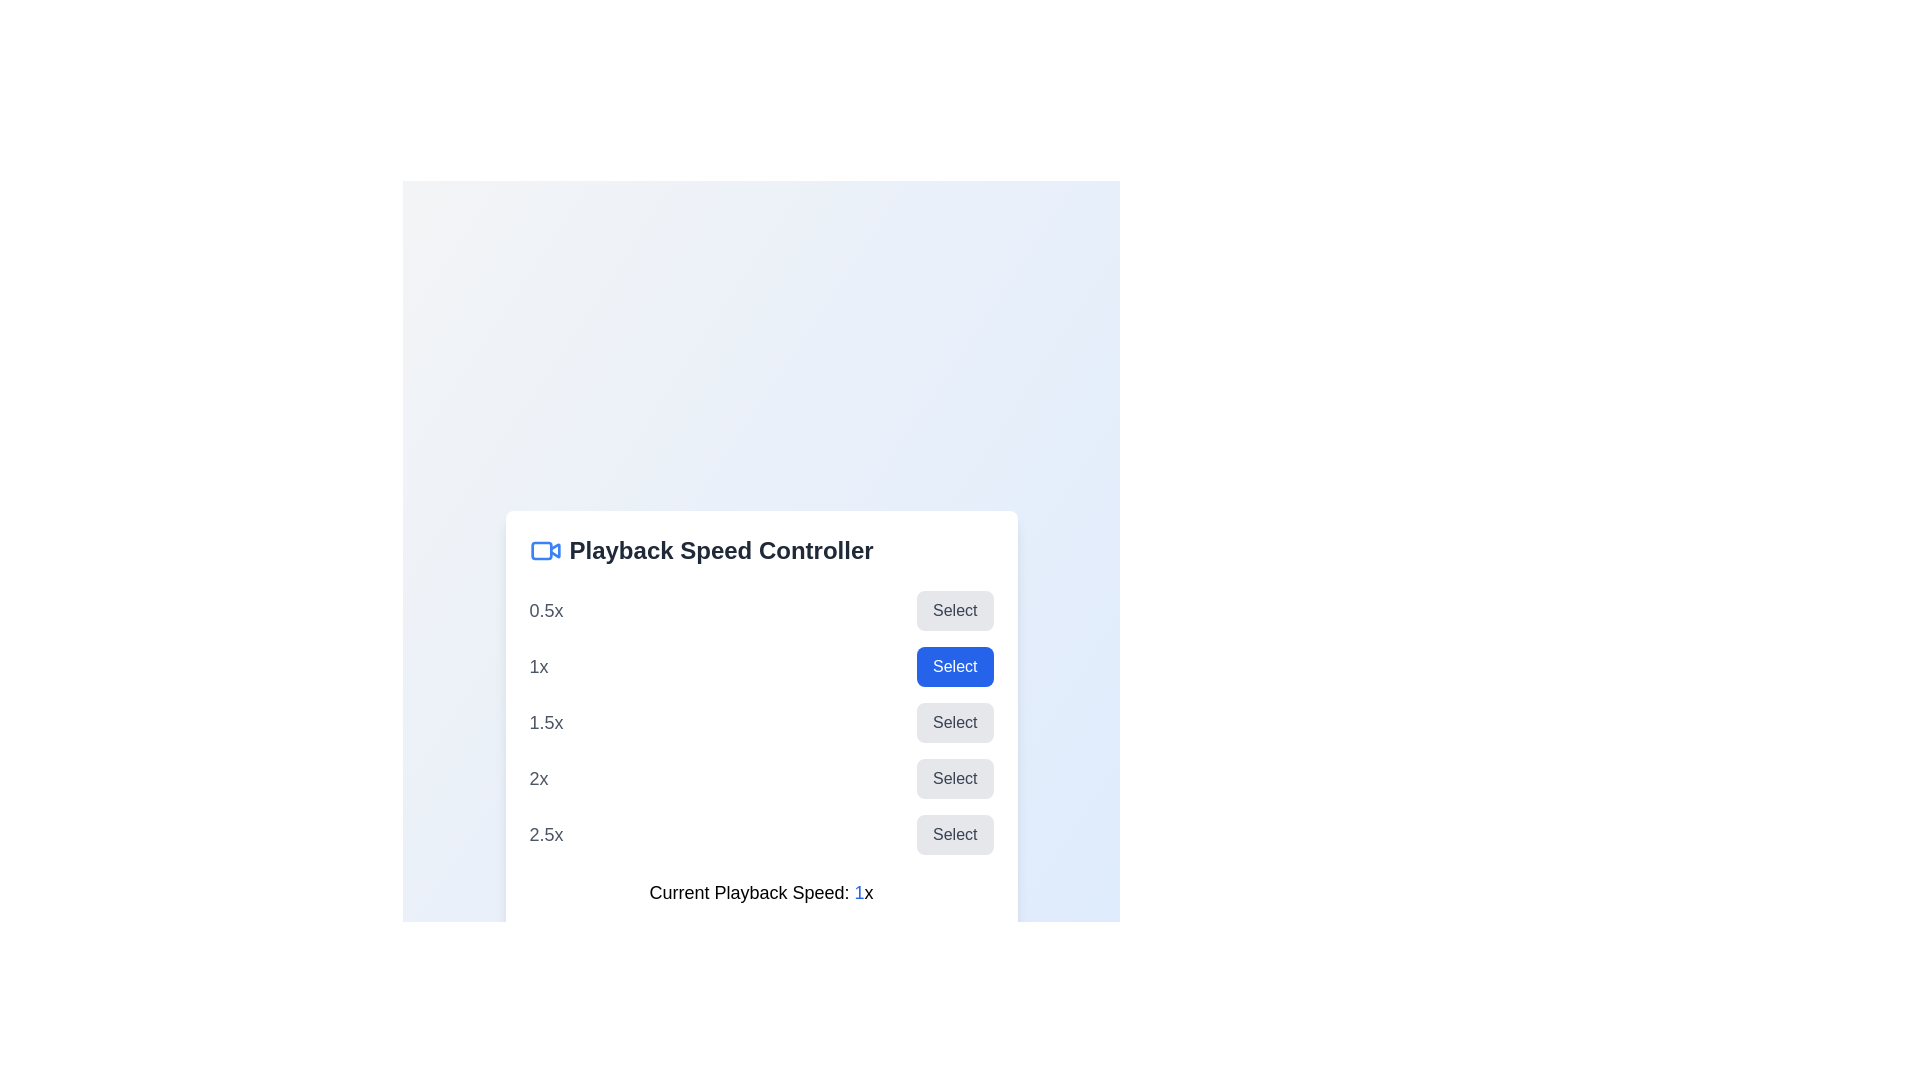 Image resolution: width=1920 pixels, height=1080 pixels. I want to click on the static text label displaying '1.5x', which is the third item in the playback speed list, aligned vertically with '0.5x' and '1x' above it, and '2x' and '2.5x' below it, so click(546, 722).